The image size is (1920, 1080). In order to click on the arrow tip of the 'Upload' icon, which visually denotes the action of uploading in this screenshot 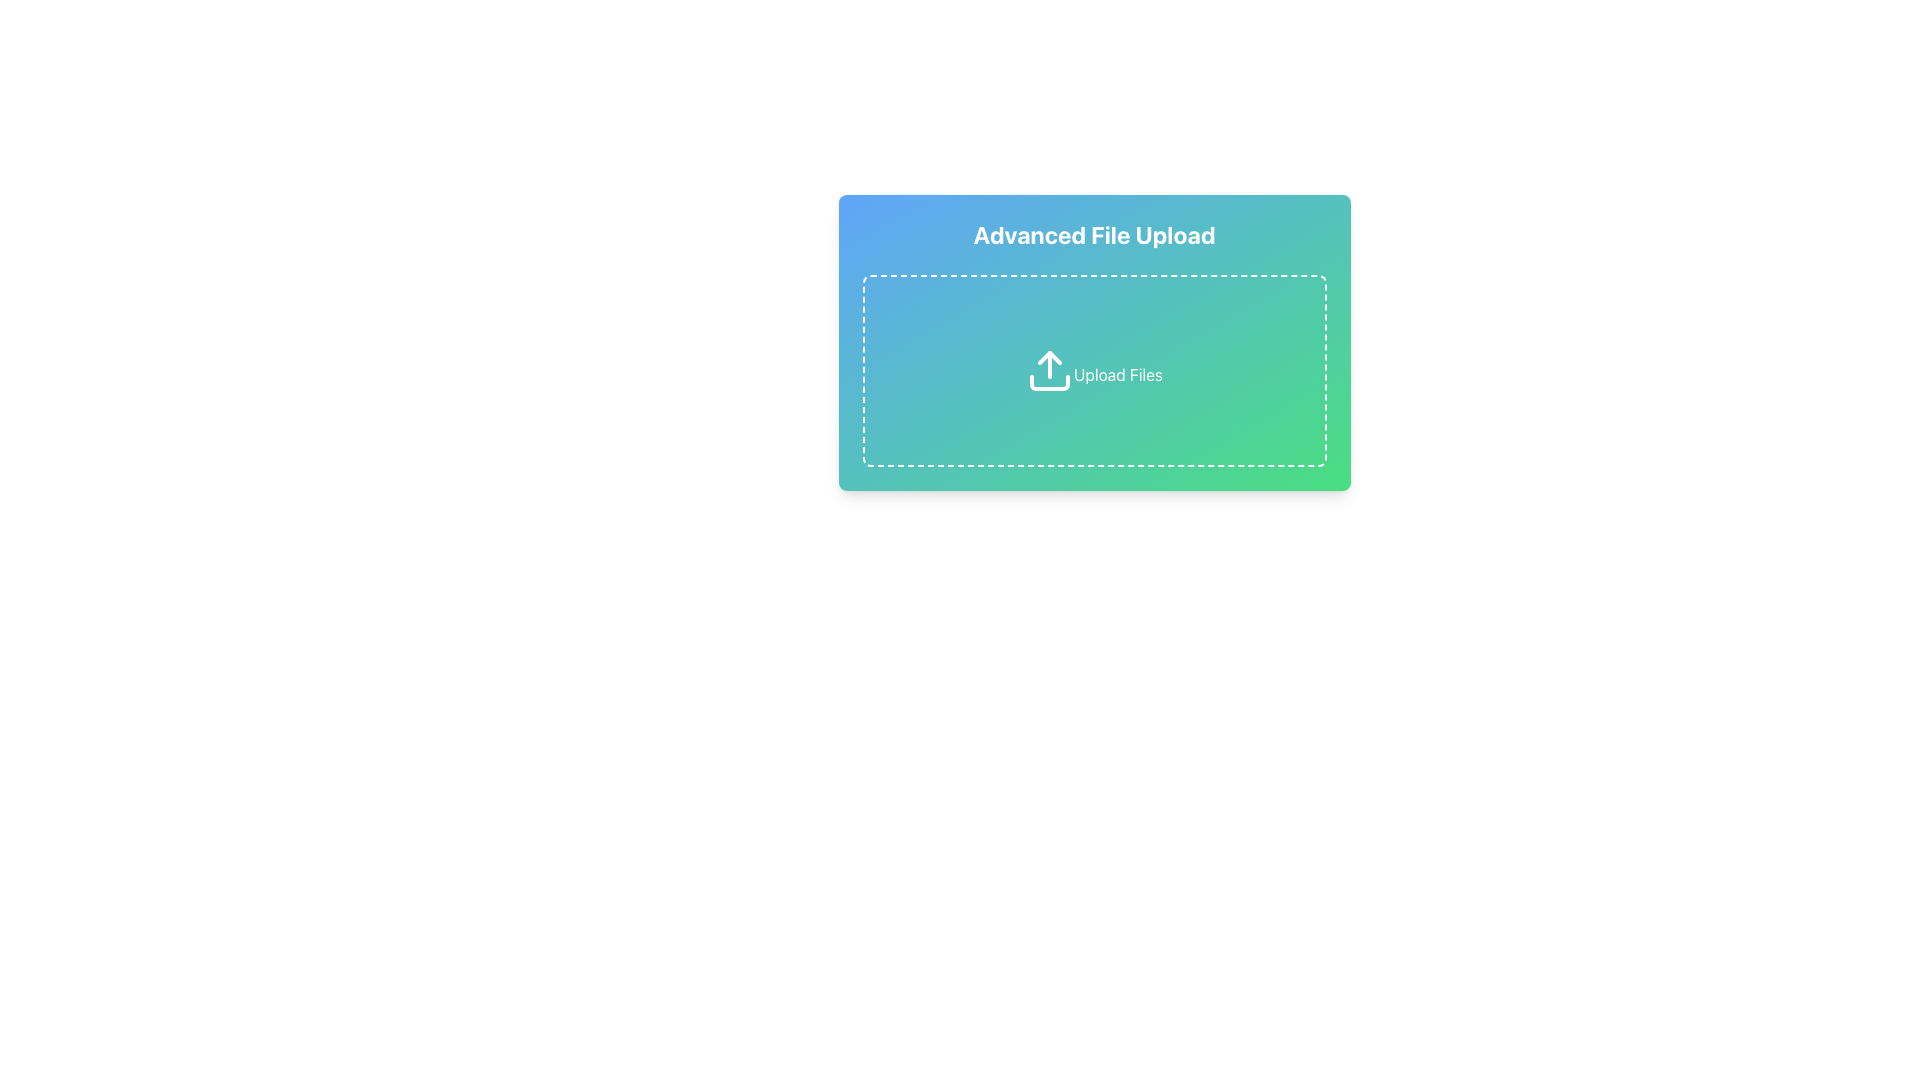, I will do `click(1048, 357)`.